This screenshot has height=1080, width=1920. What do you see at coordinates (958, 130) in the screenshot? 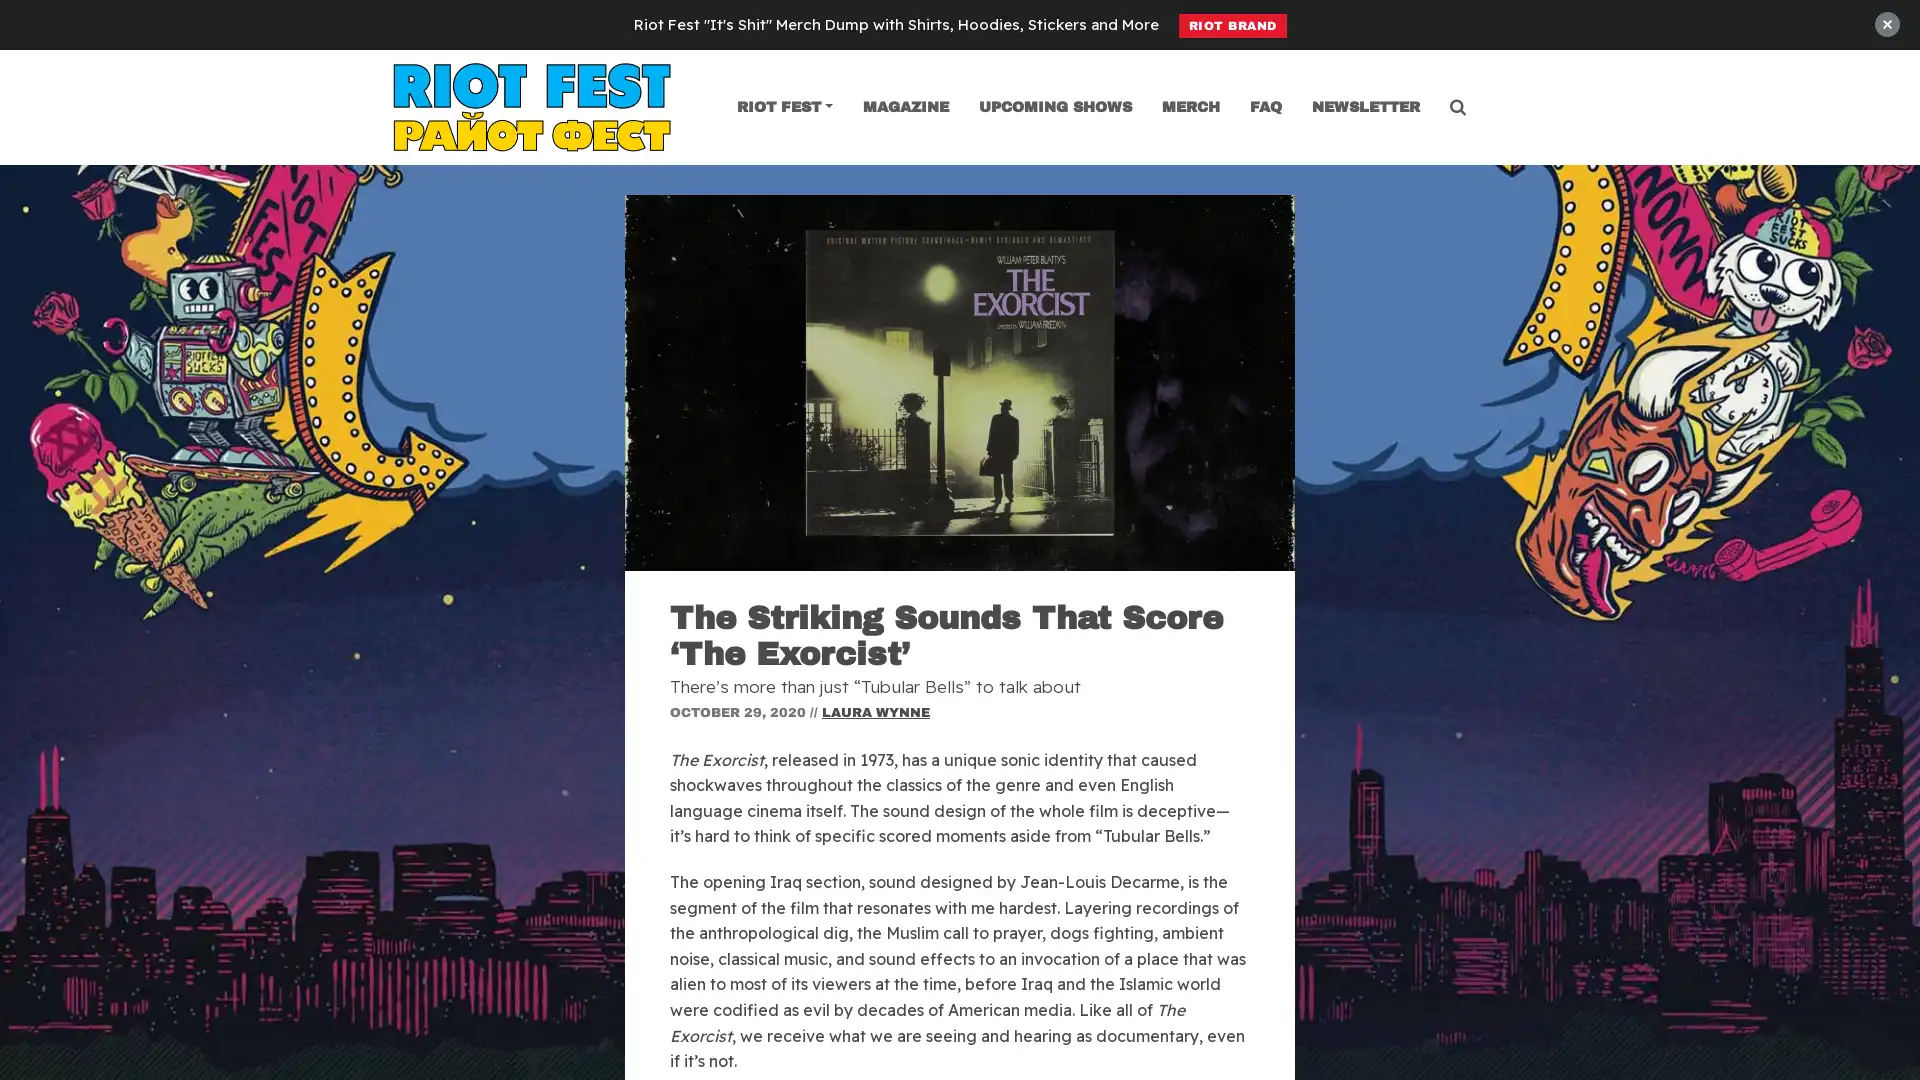
I see `SEARCH` at bounding box center [958, 130].